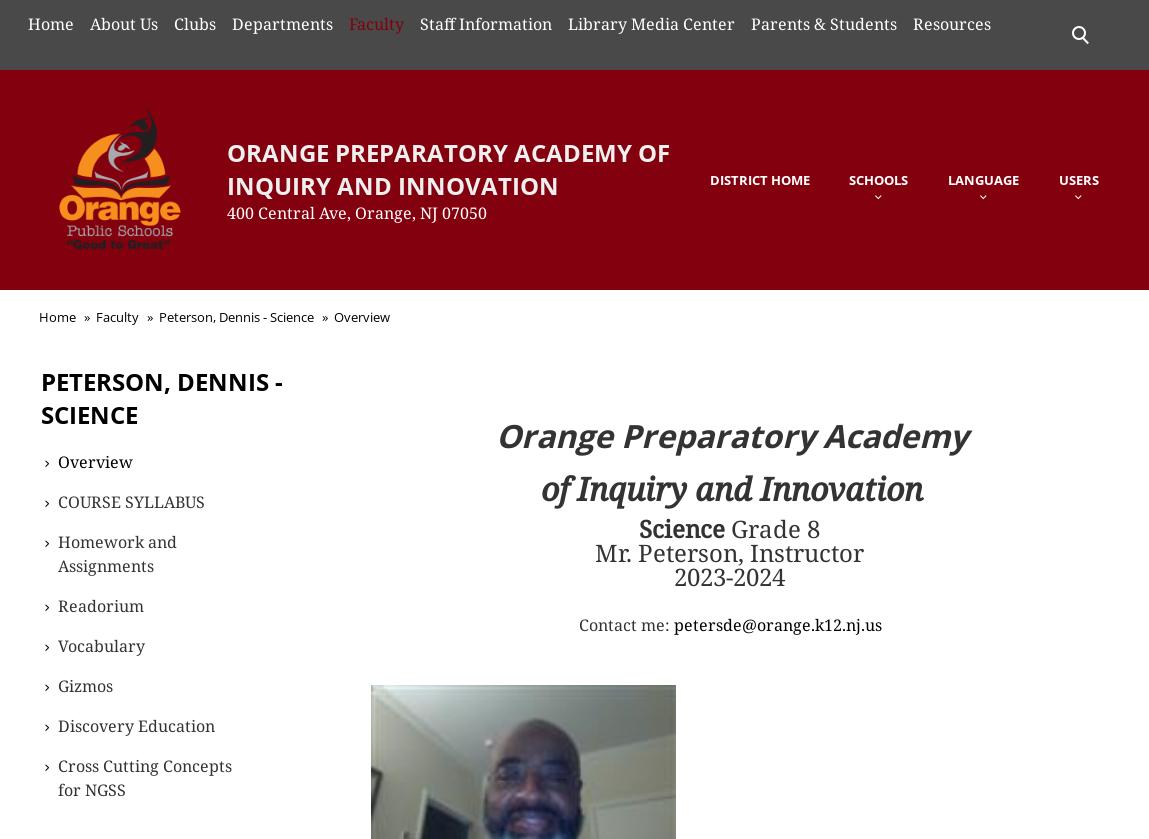 This screenshot has height=839, width=1149. I want to click on 'Schools', so click(878, 178).